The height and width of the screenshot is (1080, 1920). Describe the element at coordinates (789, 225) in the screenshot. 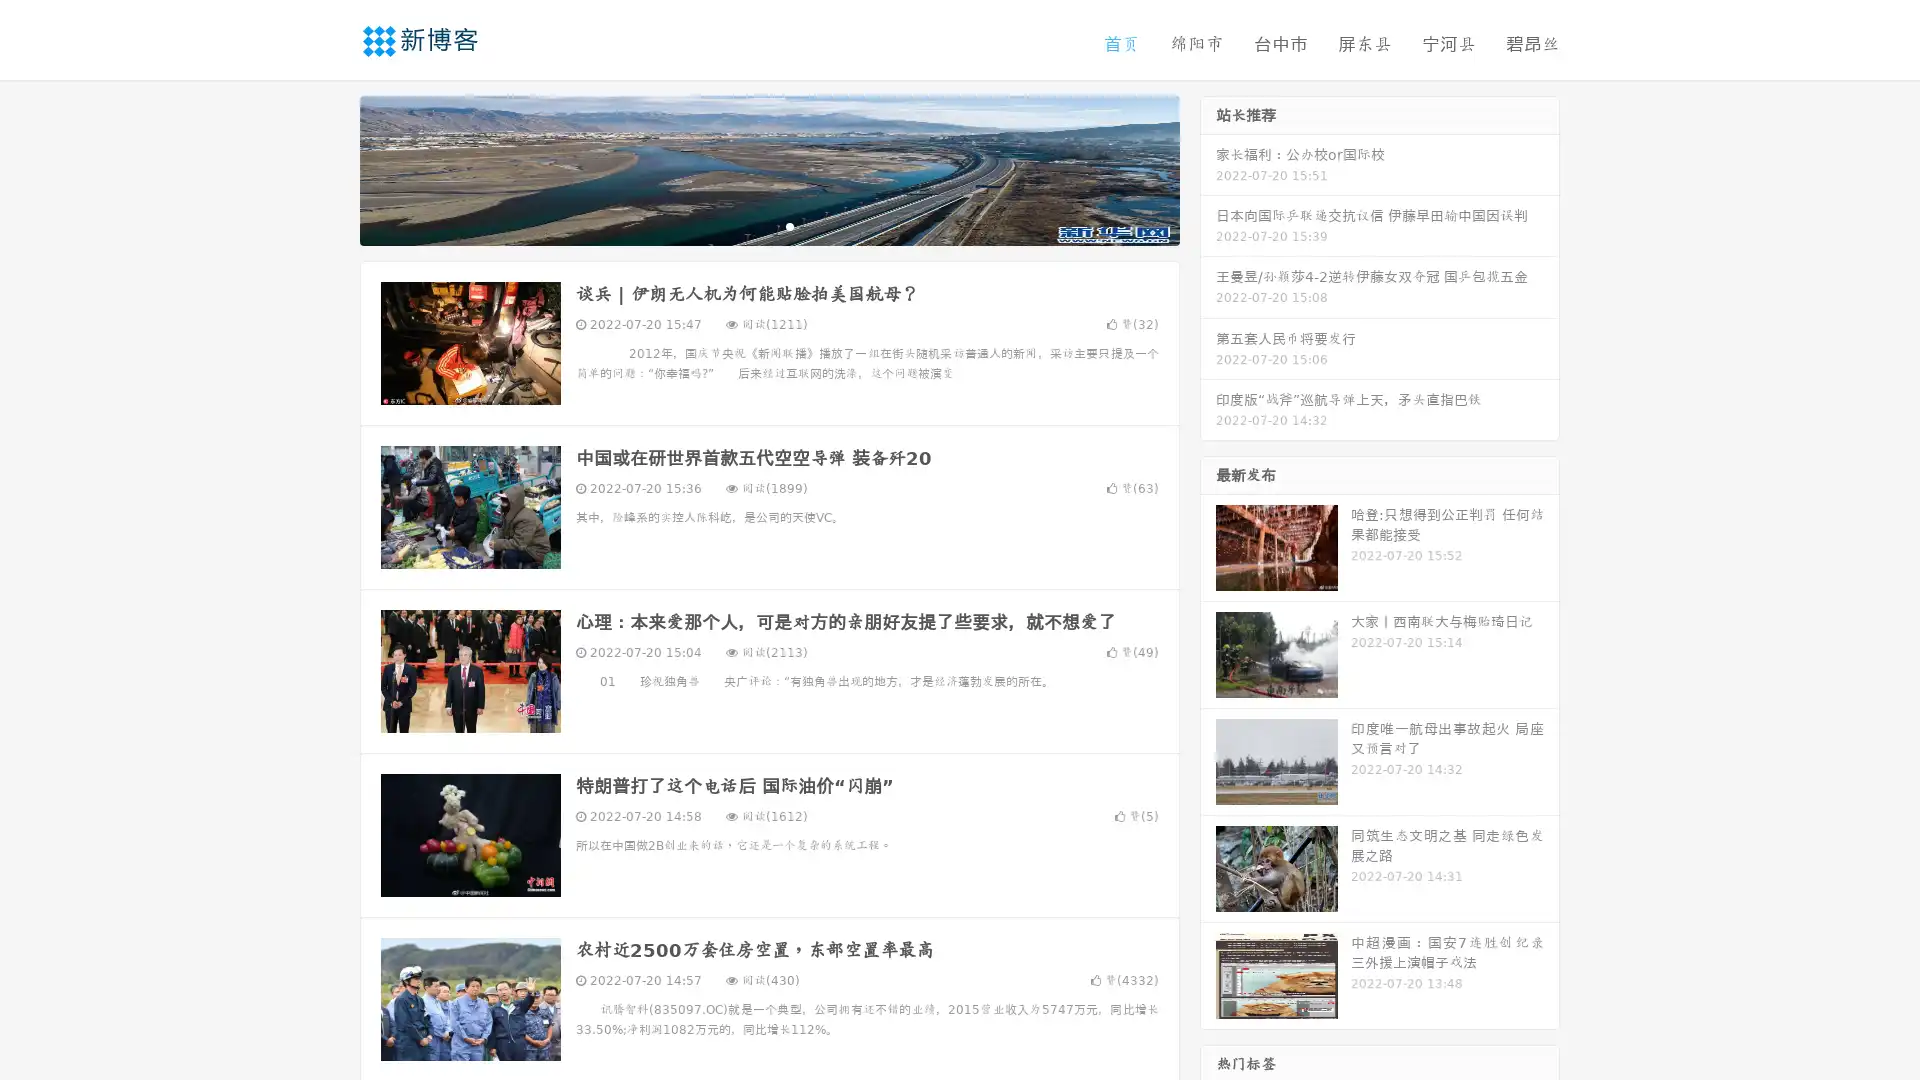

I see `Go to slide 3` at that location.